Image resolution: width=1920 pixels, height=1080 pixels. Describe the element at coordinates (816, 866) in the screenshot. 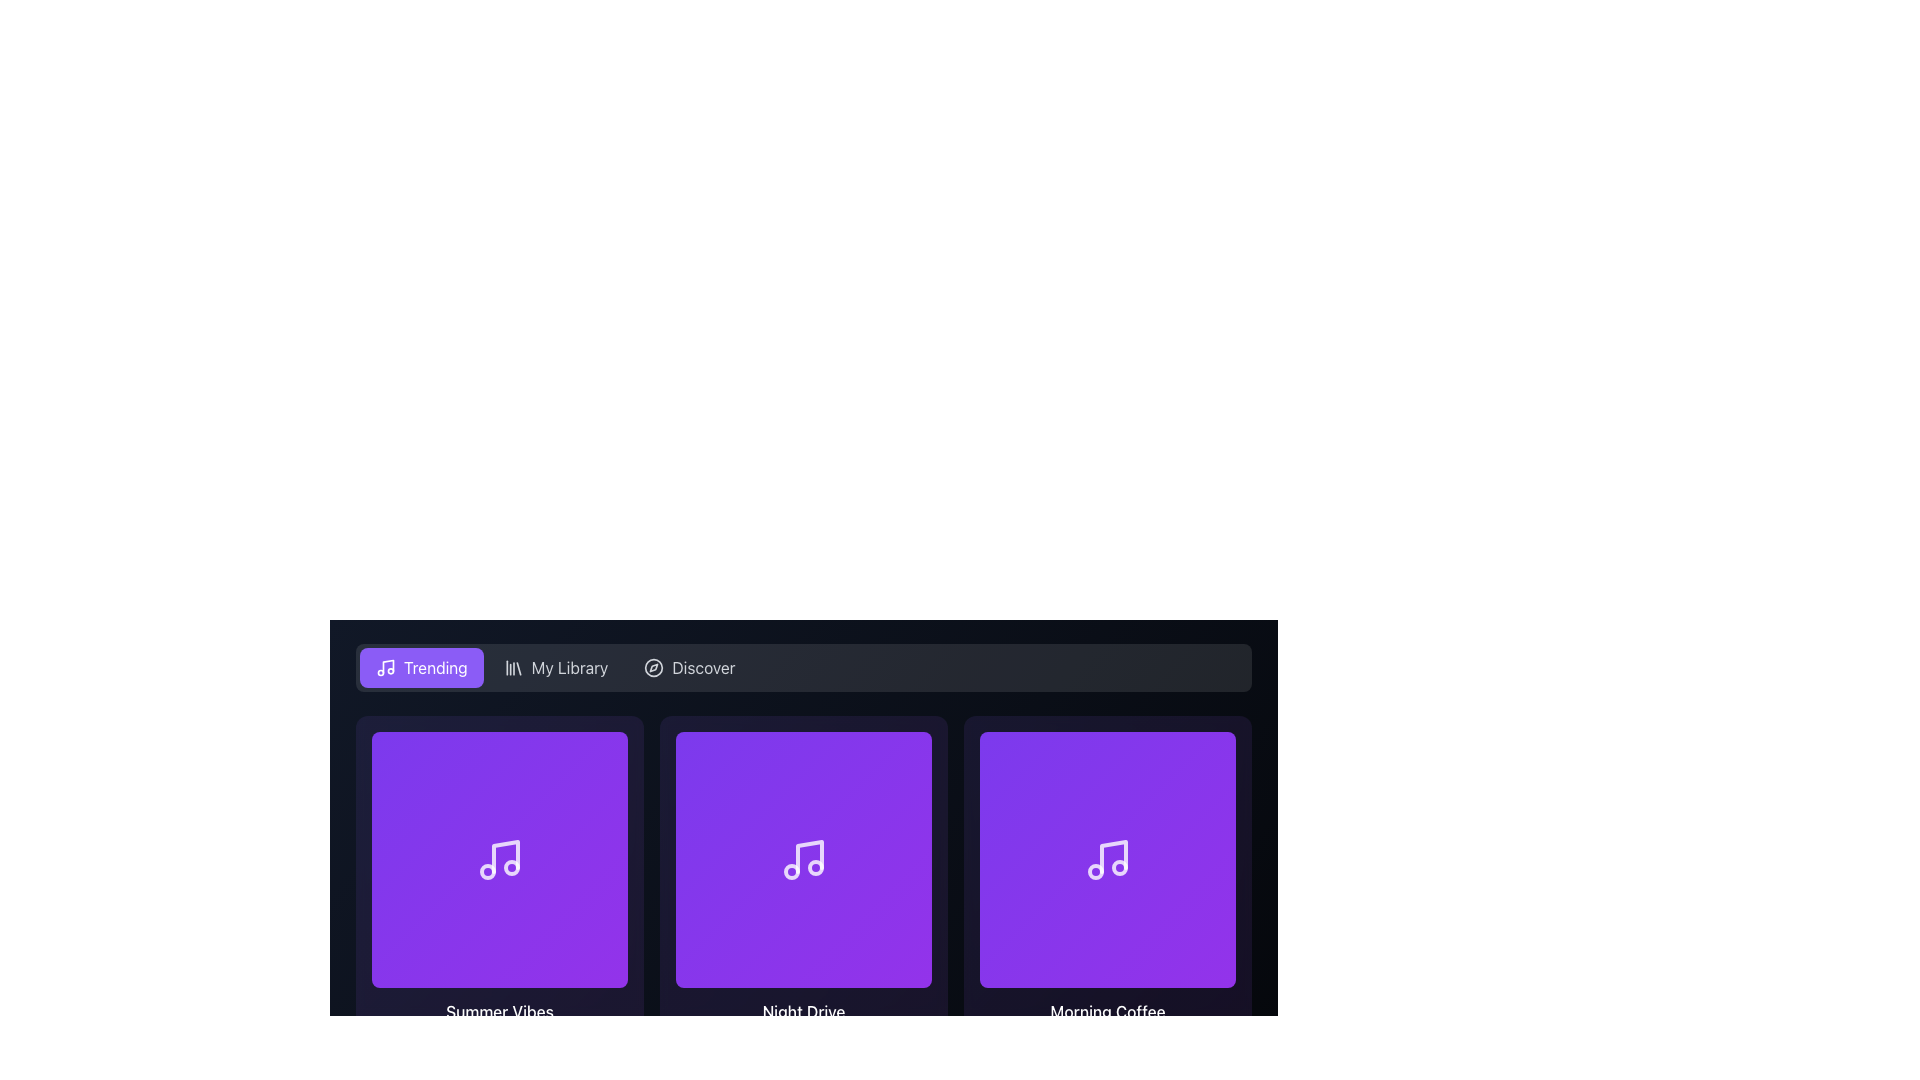

I see `the rightmost circle of the music note icon, which is part of the decorative design on the purple tile labeled 'Night Drive'` at that location.